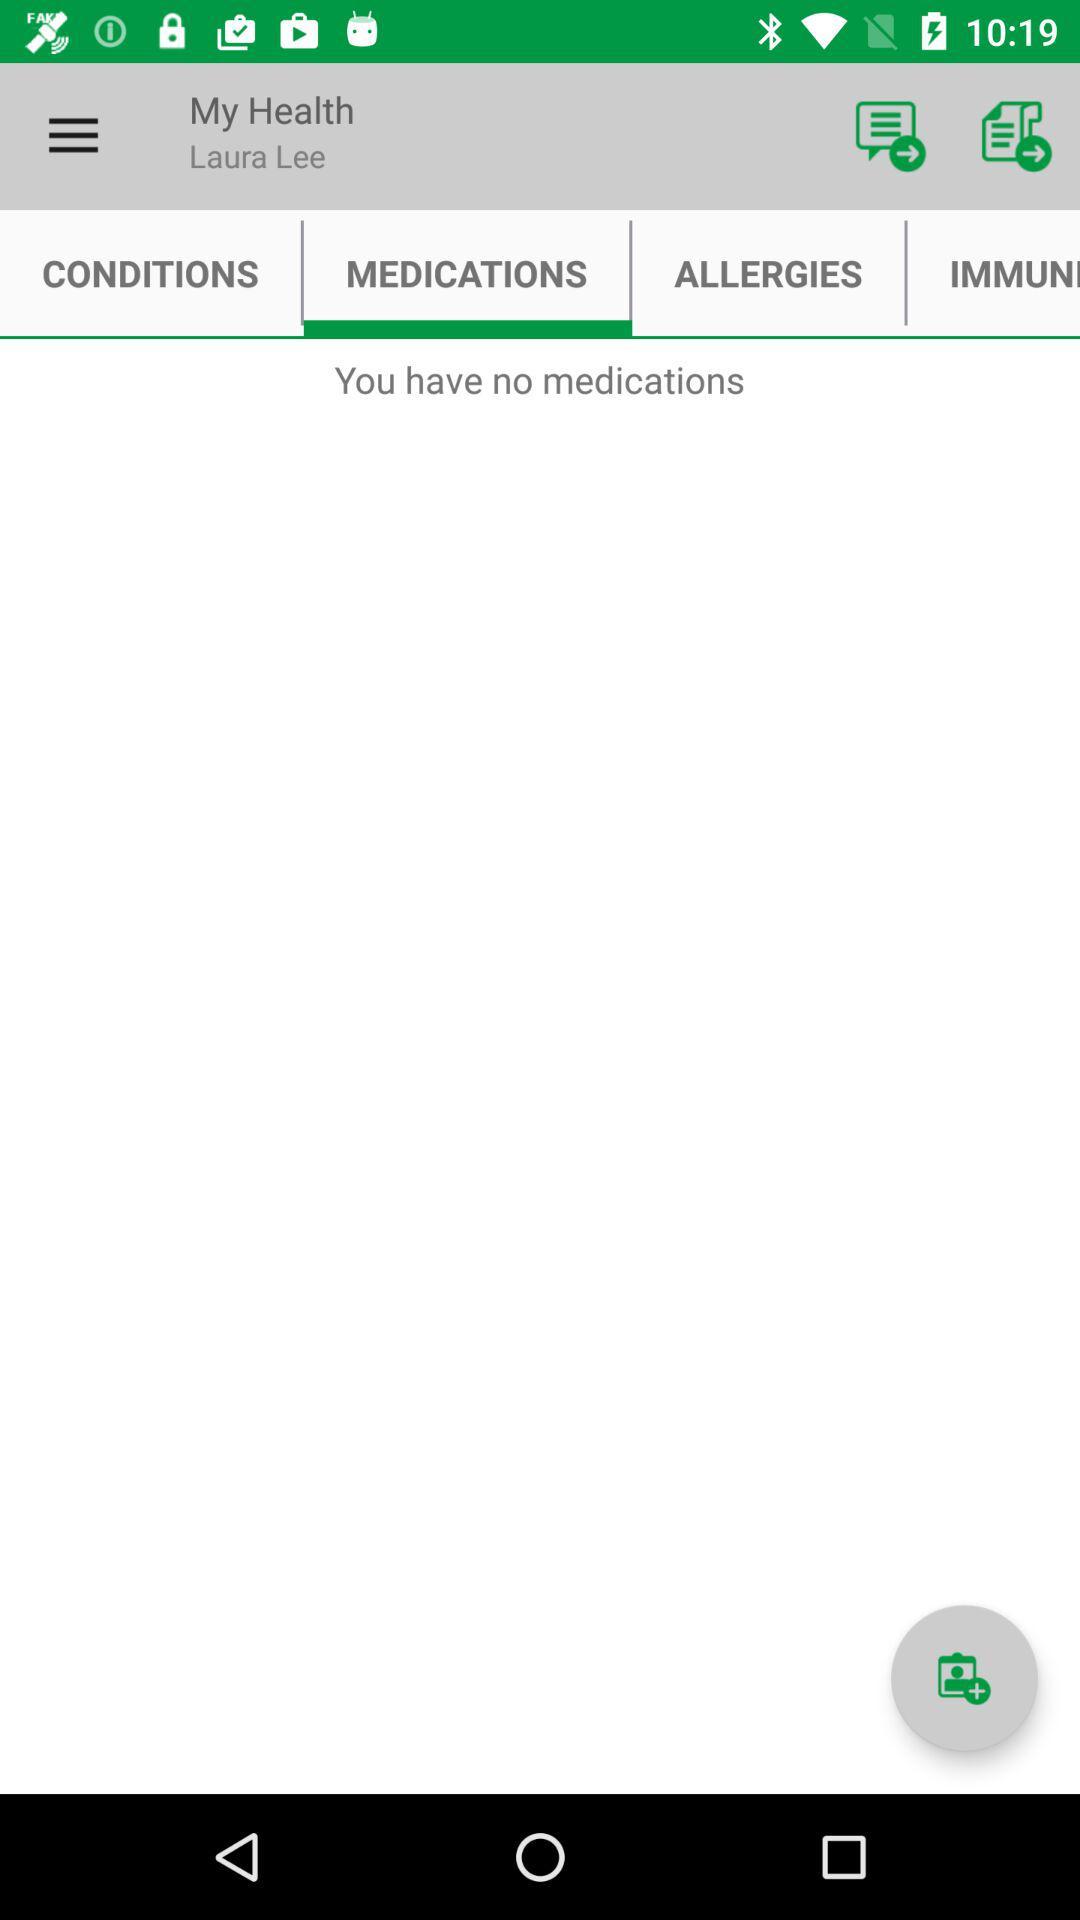 Image resolution: width=1080 pixels, height=1920 pixels. Describe the element at coordinates (890, 135) in the screenshot. I see `icon next to the my health` at that location.